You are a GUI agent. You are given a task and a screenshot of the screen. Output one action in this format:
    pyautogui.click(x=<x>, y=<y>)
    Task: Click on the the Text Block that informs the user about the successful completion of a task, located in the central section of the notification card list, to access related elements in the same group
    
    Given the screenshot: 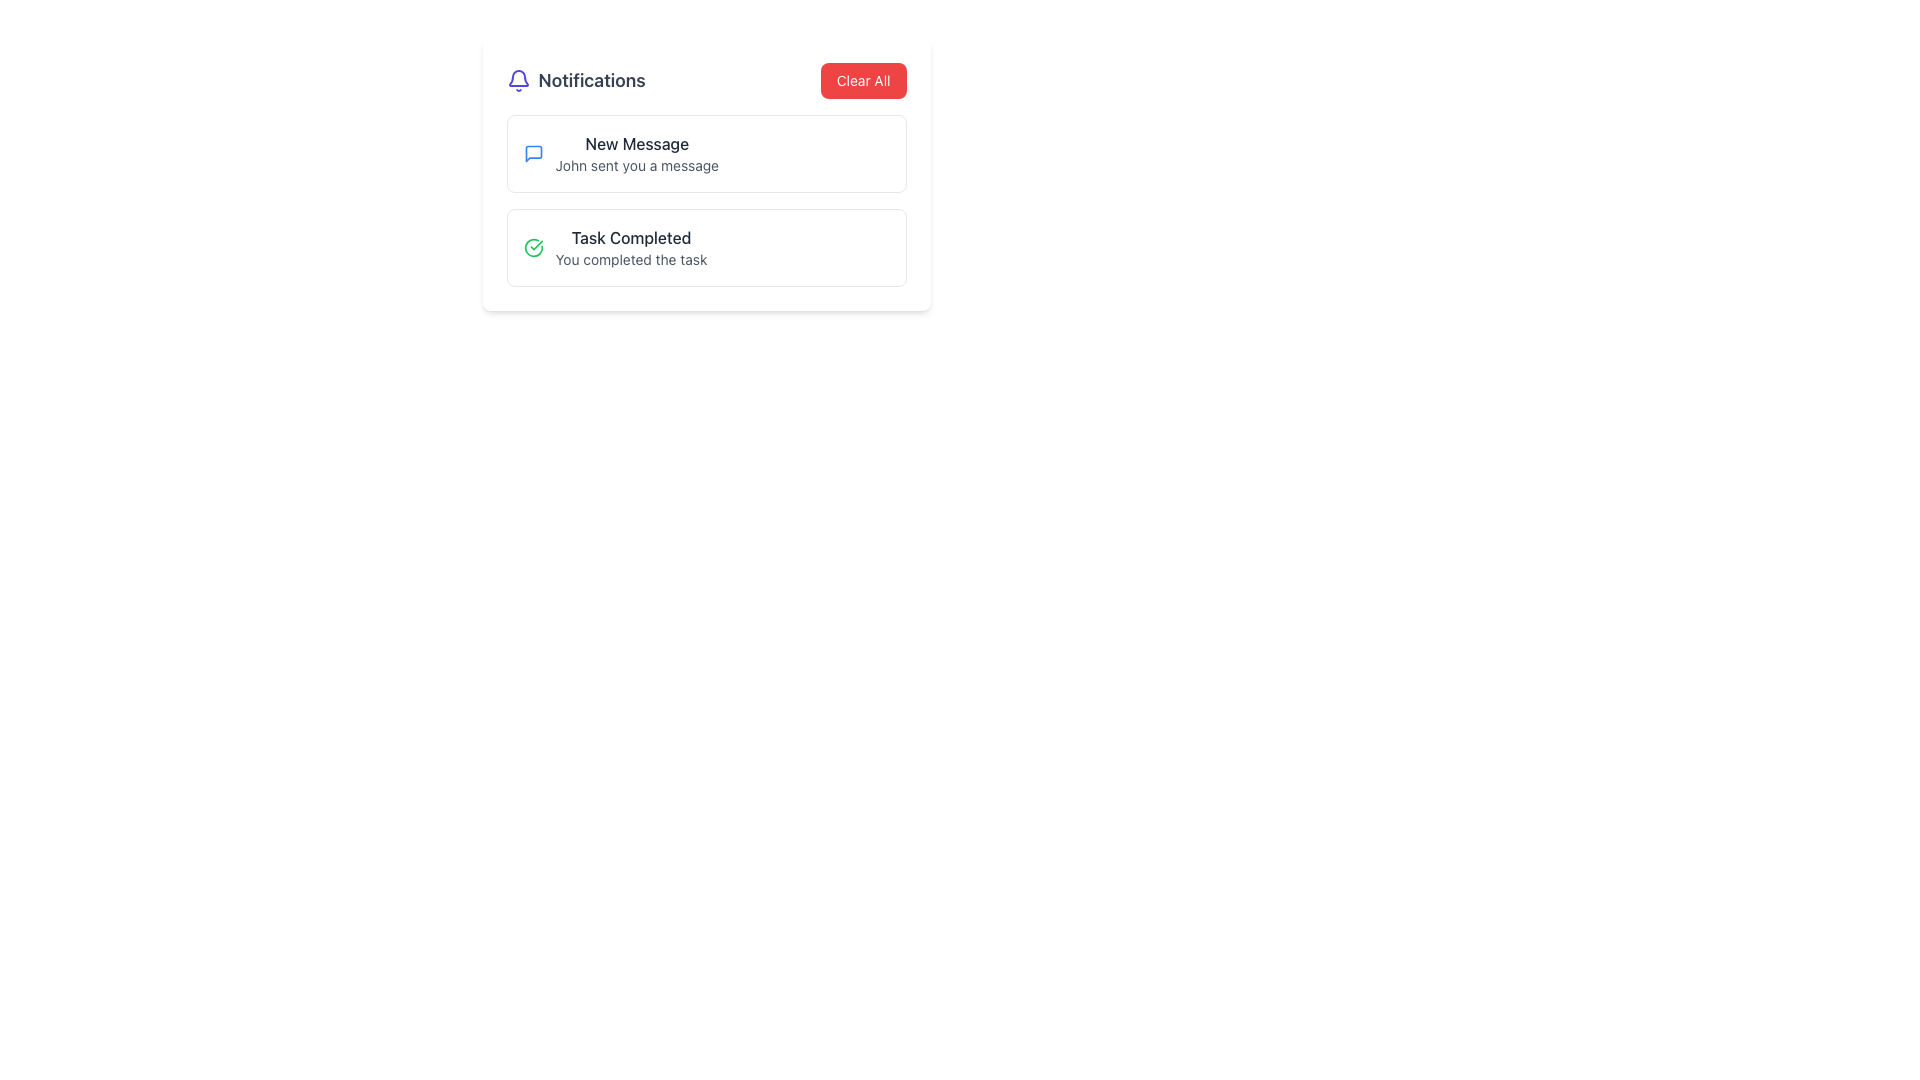 What is the action you would take?
    pyautogui.click(x=630, y=246)
    